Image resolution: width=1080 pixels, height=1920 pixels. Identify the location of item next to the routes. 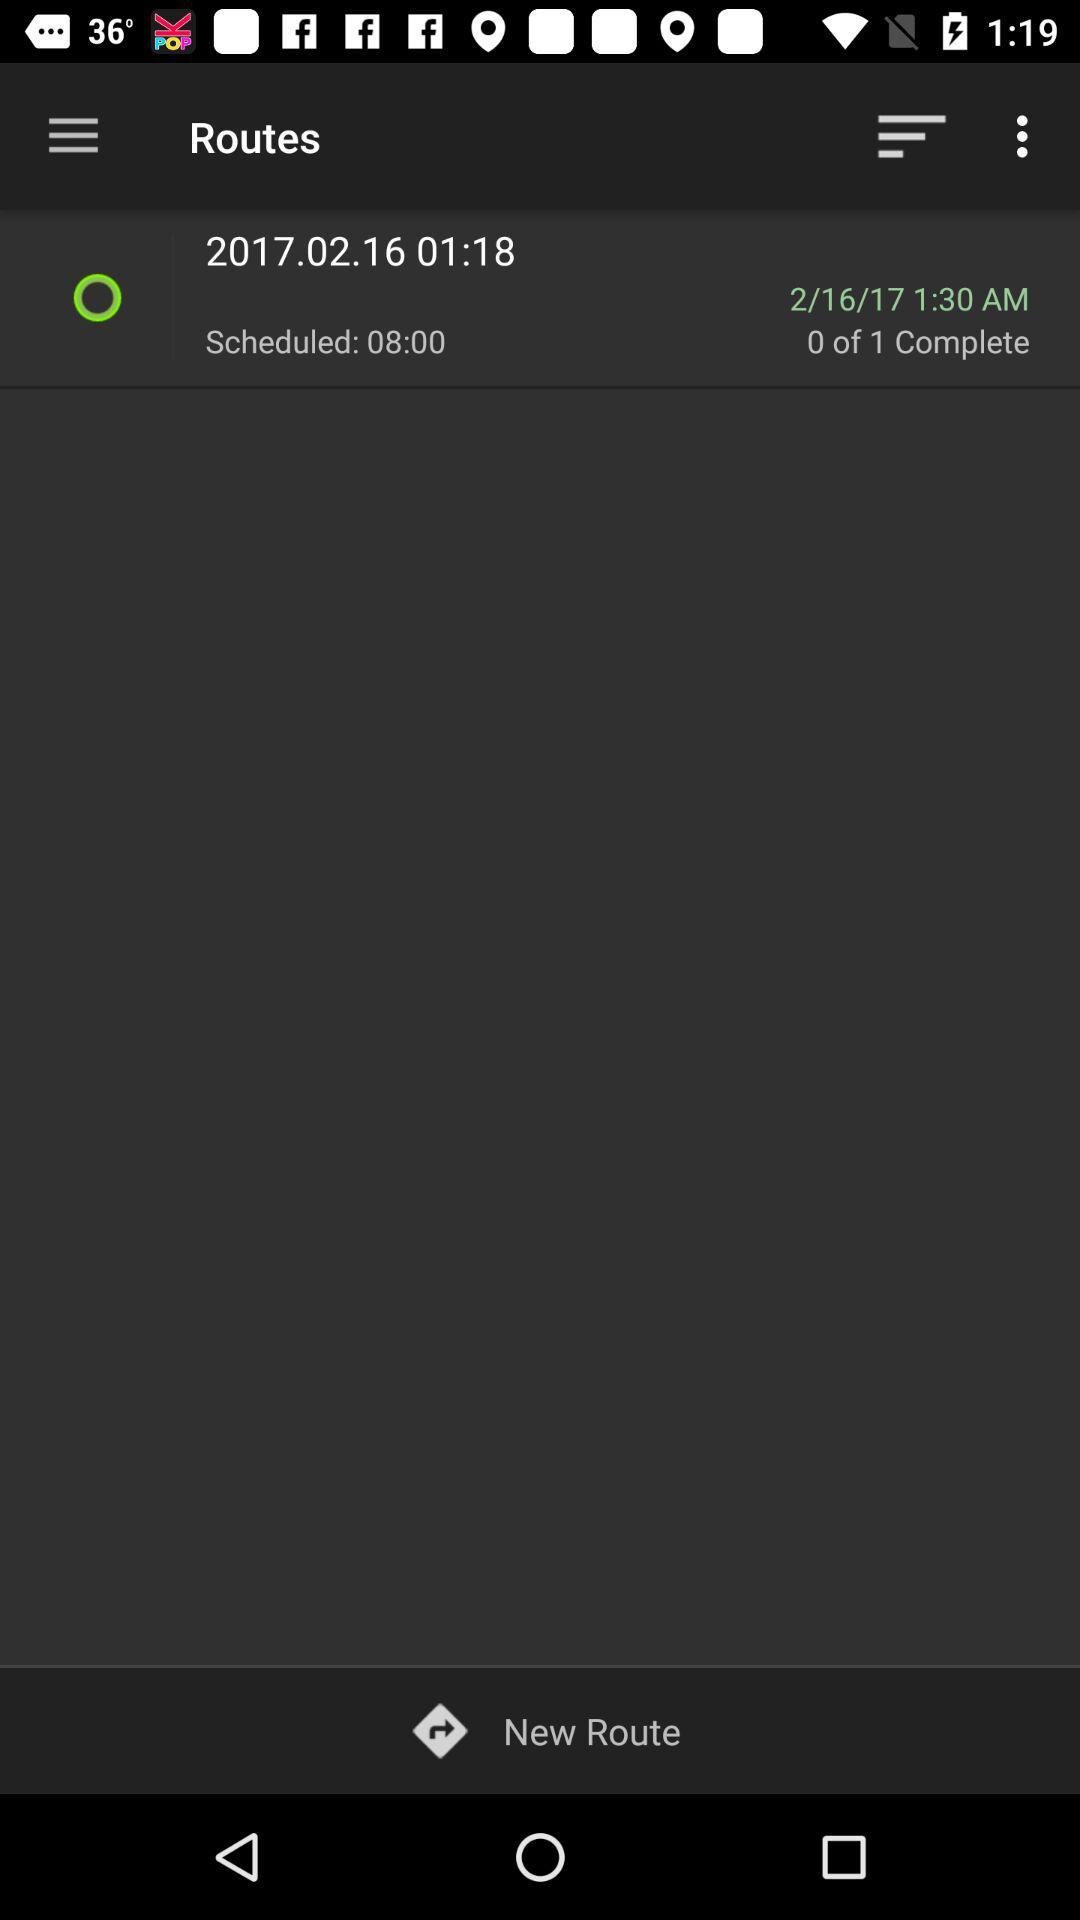
(911, 135).